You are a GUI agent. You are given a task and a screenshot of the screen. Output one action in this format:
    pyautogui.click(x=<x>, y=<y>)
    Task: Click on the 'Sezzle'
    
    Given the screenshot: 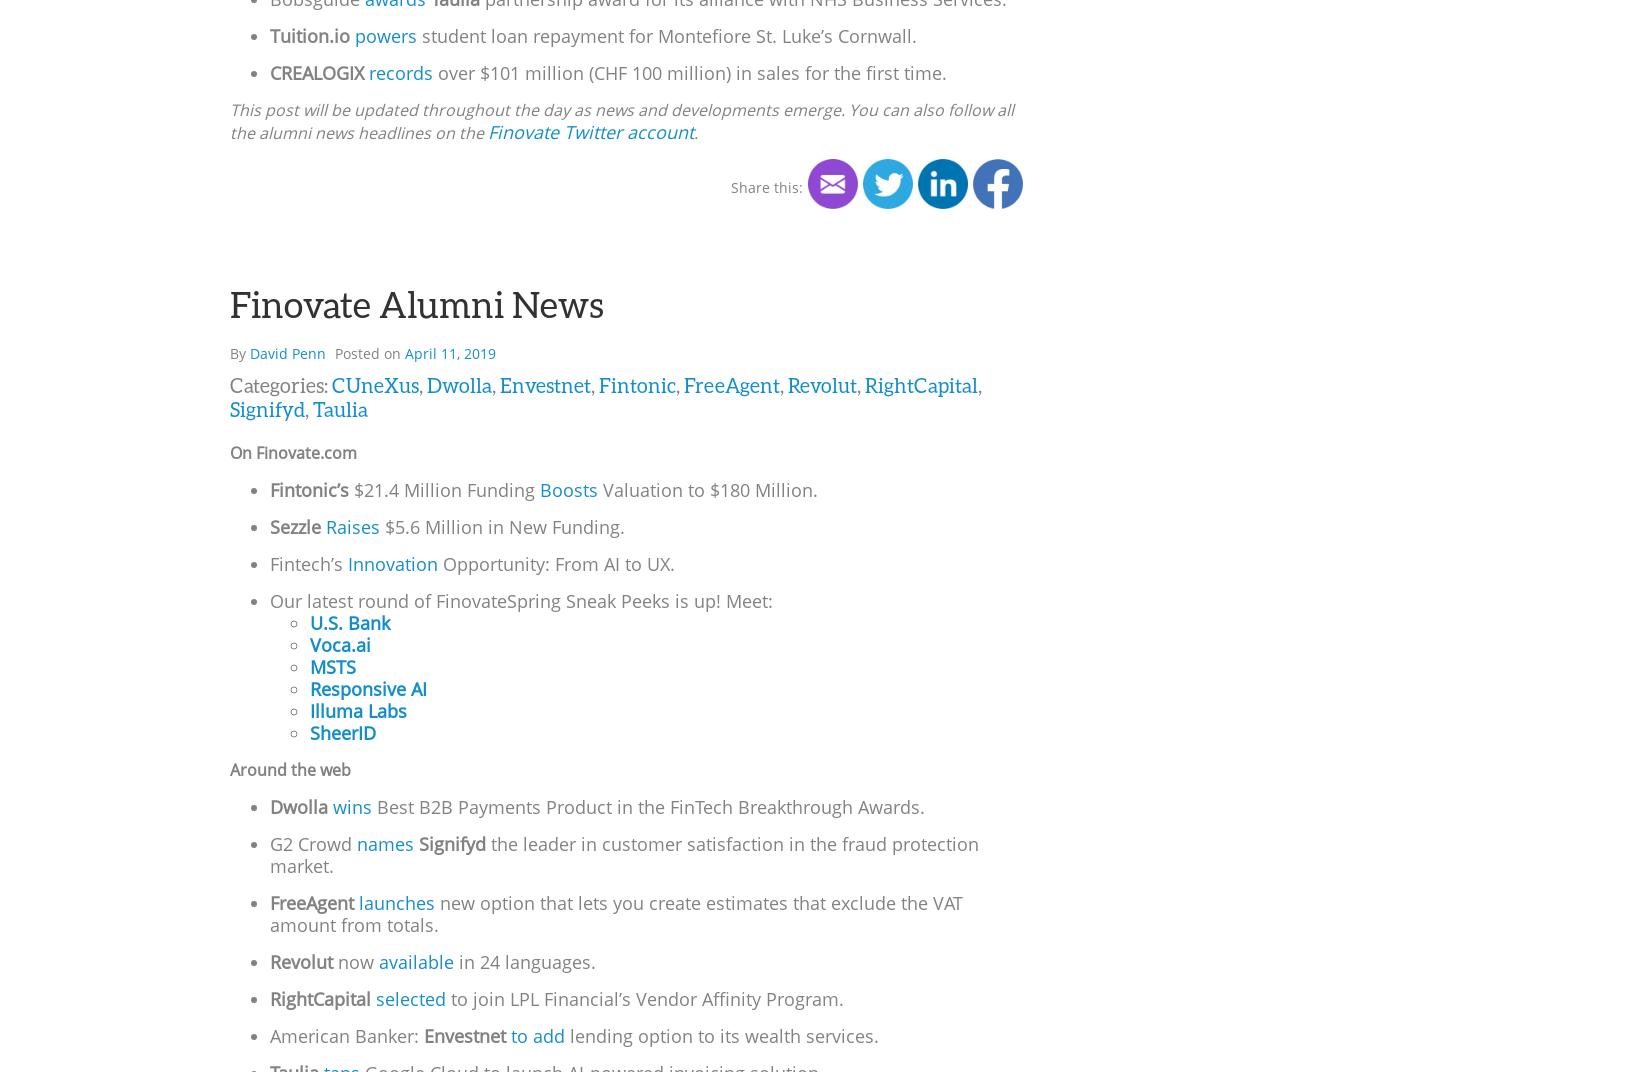 What is the action you would take?
    pyautogui.click(x=295, y=526)
    